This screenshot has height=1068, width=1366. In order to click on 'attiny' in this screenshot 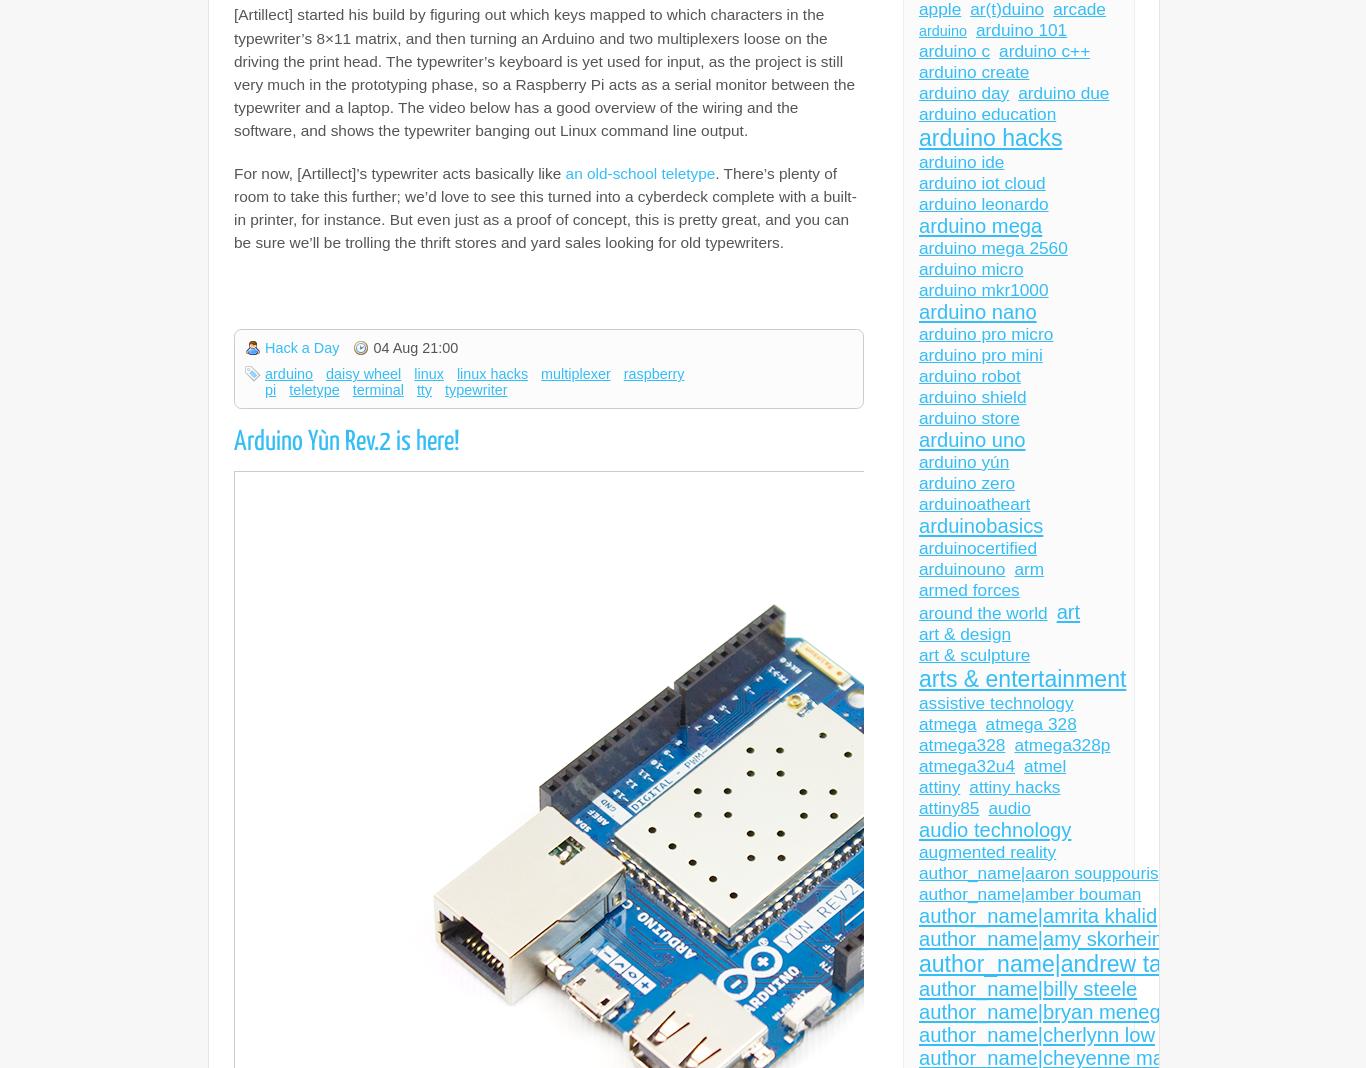, I will do `click(939, 787)`.